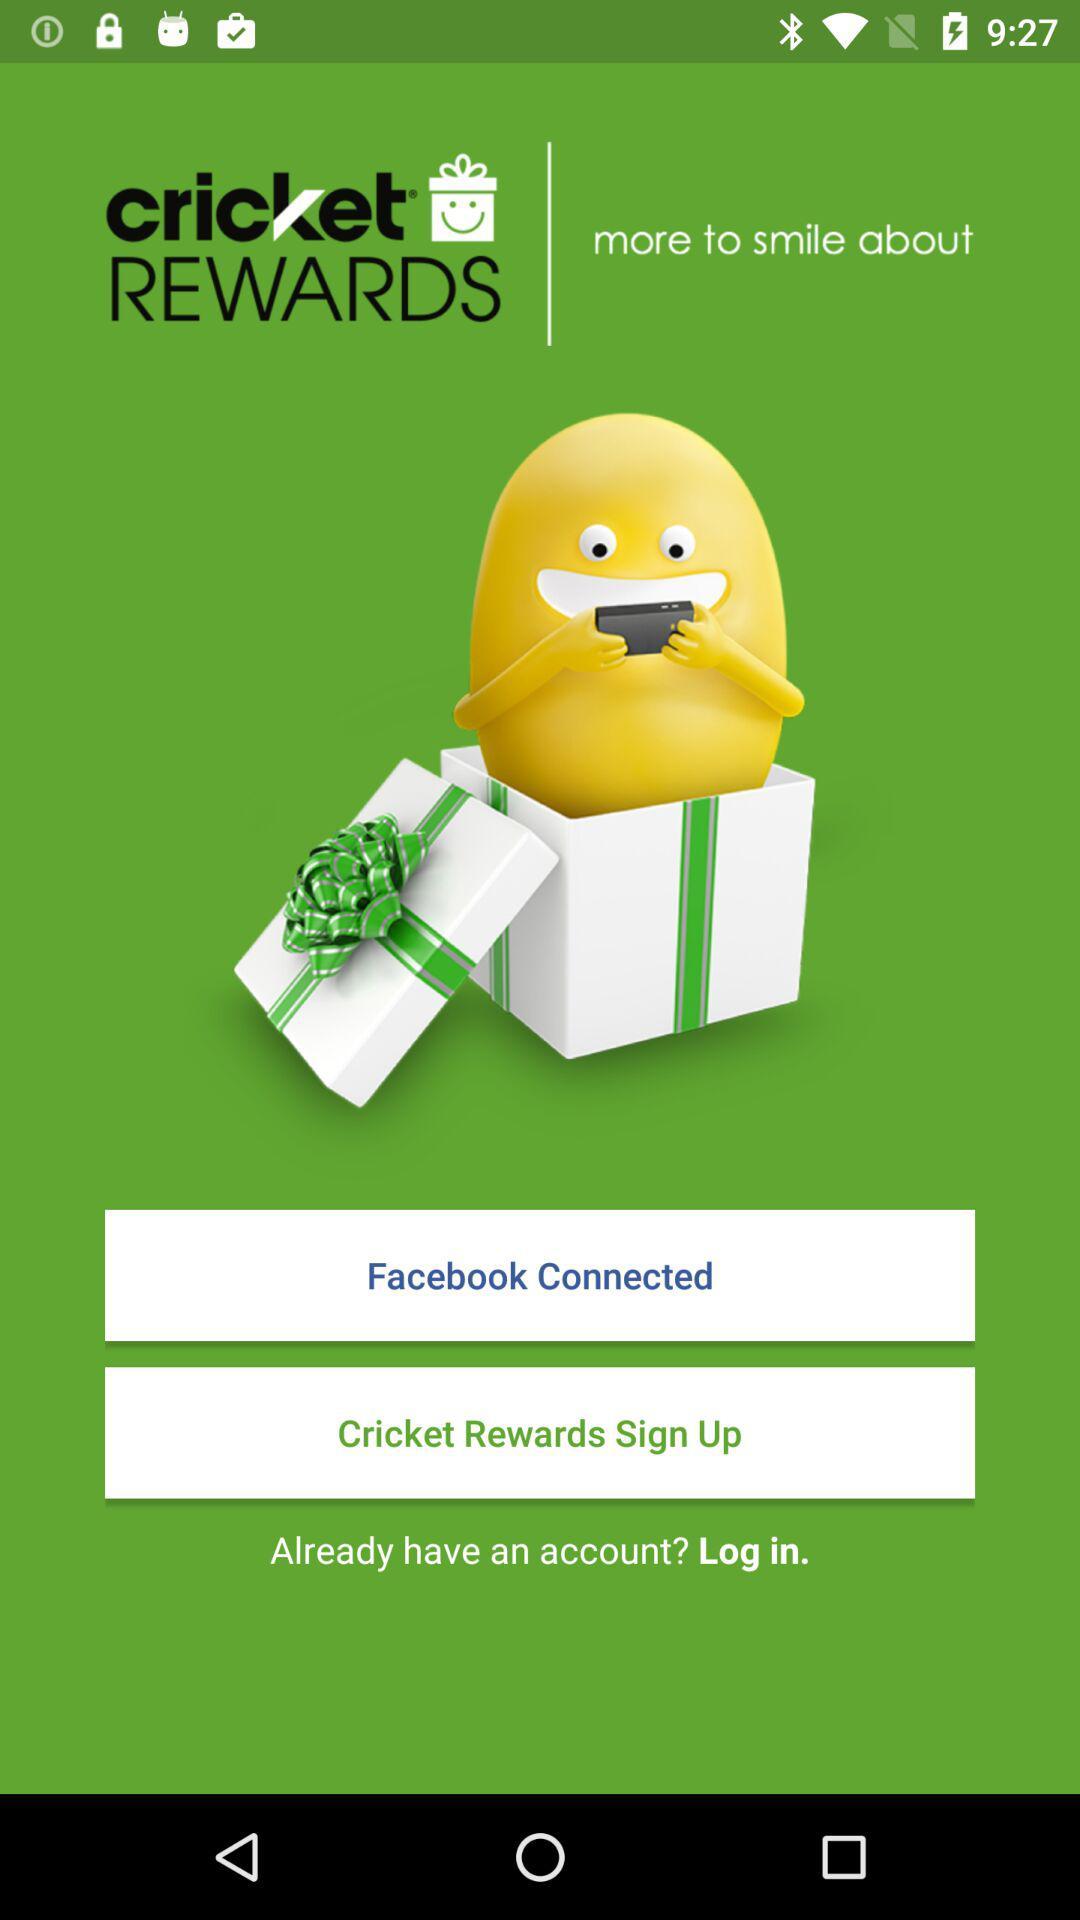  Describe the element at coordinates (540, 1548) in the screenshot. I see `icon below cricket rewards sign` at that location.